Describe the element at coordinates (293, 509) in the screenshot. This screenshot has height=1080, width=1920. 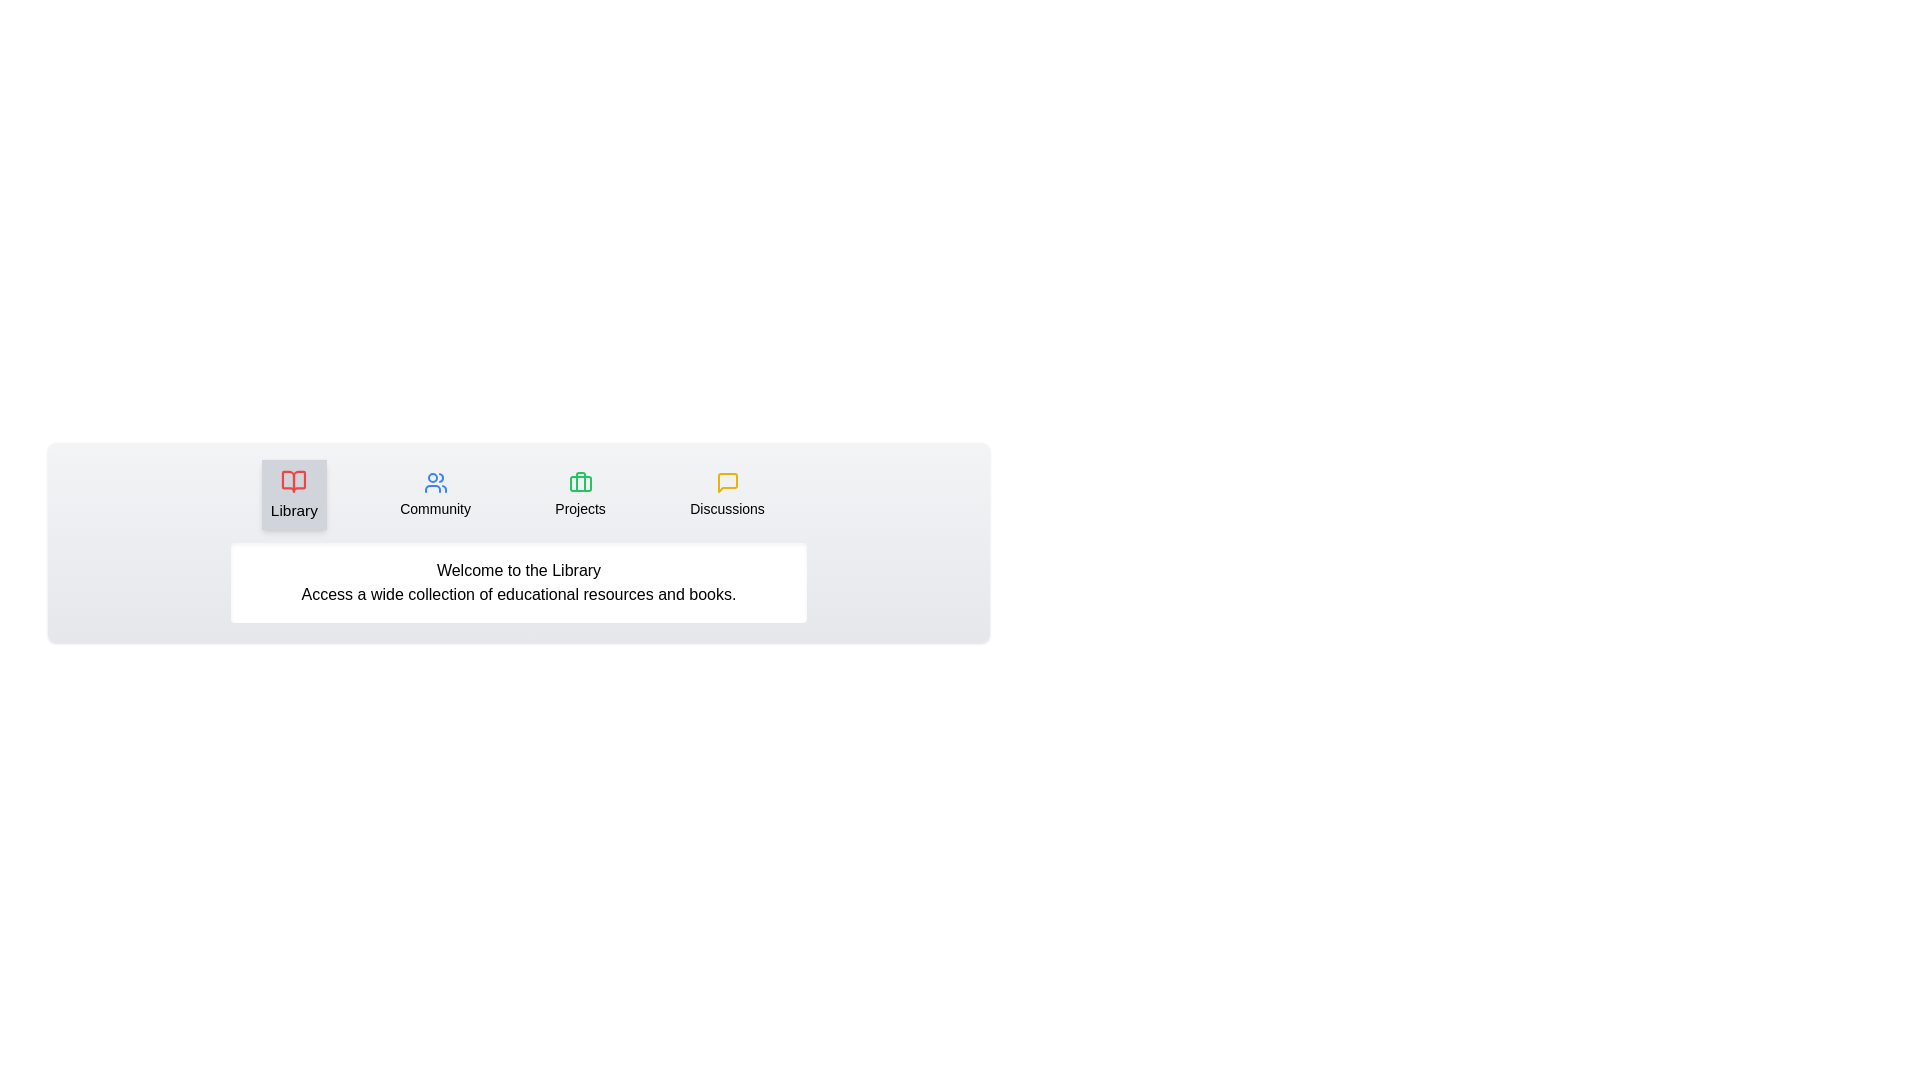
I see `the static text label displaying 'Library', which is located directly beneath the red book icon in the horizontal navigation bar` at that location.